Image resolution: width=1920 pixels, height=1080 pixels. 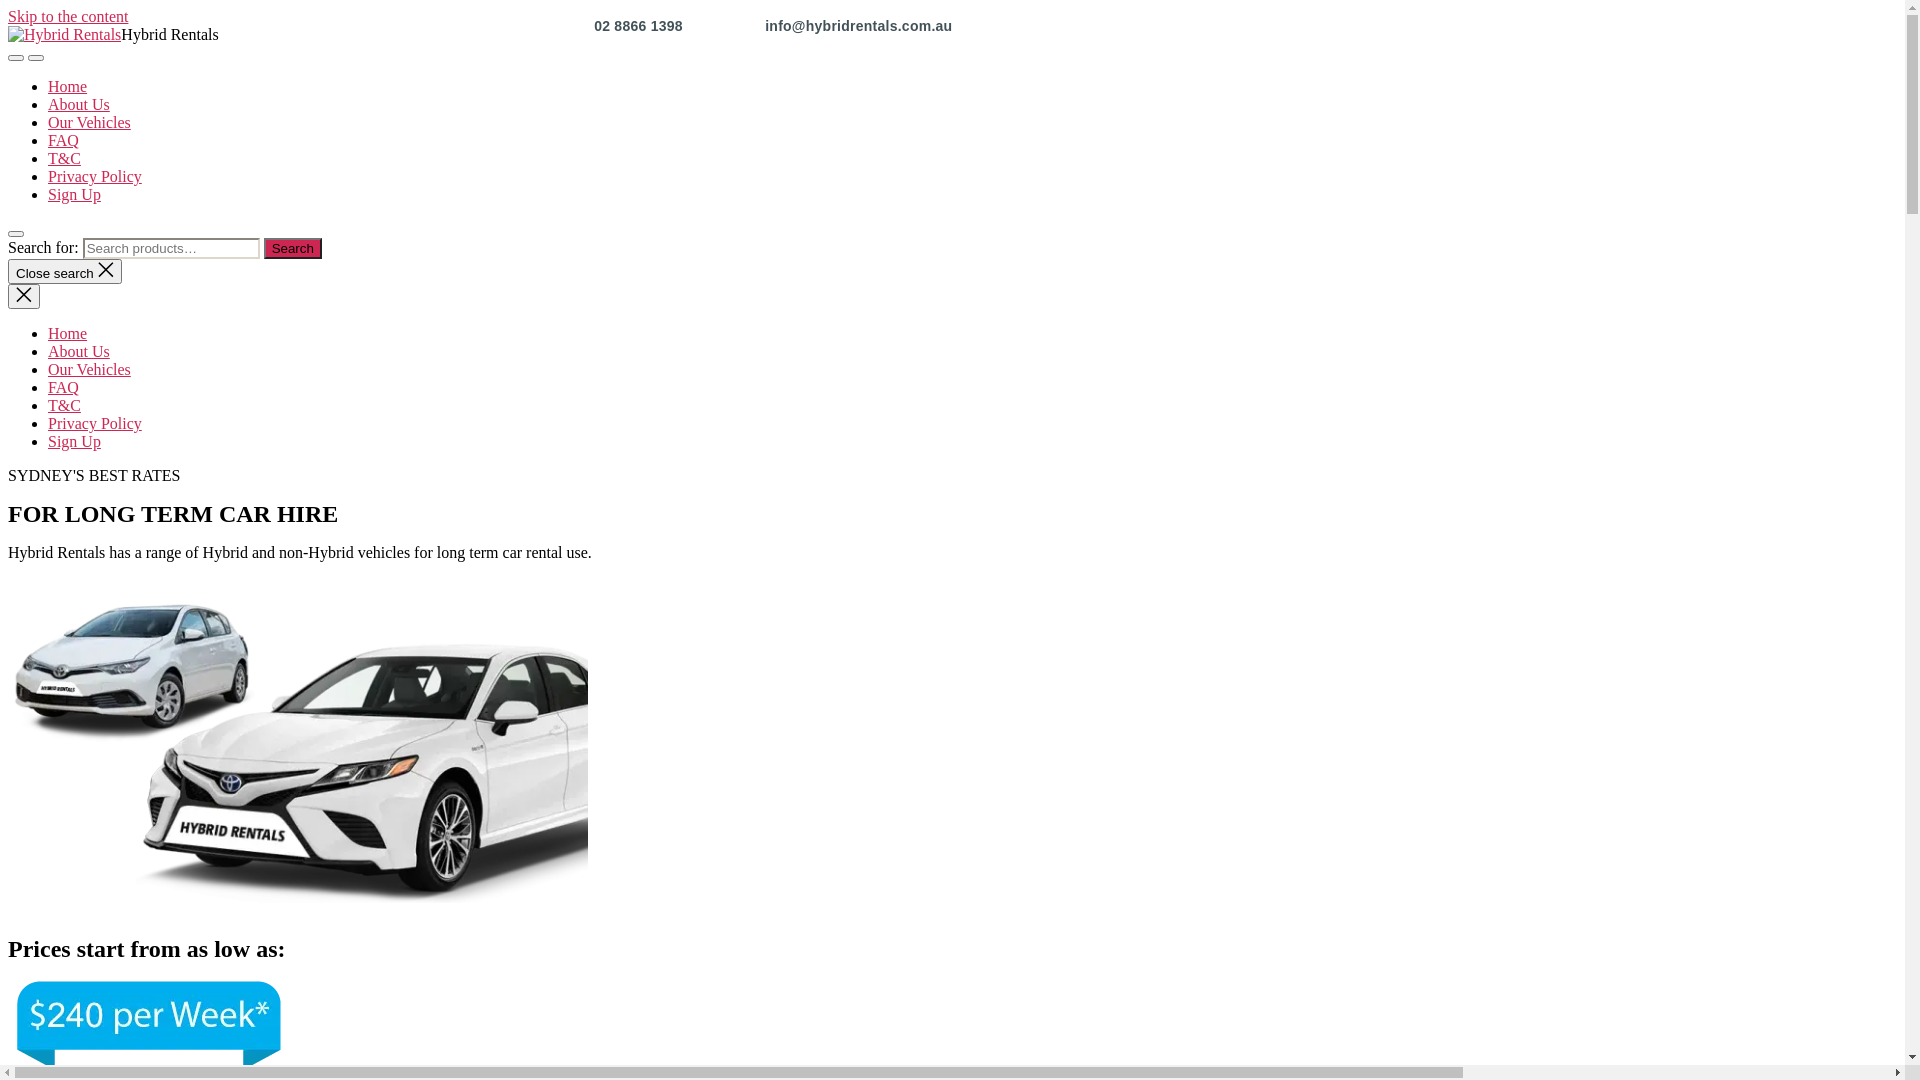 I want to click on 'FAQ', so click(x=48, y=139).